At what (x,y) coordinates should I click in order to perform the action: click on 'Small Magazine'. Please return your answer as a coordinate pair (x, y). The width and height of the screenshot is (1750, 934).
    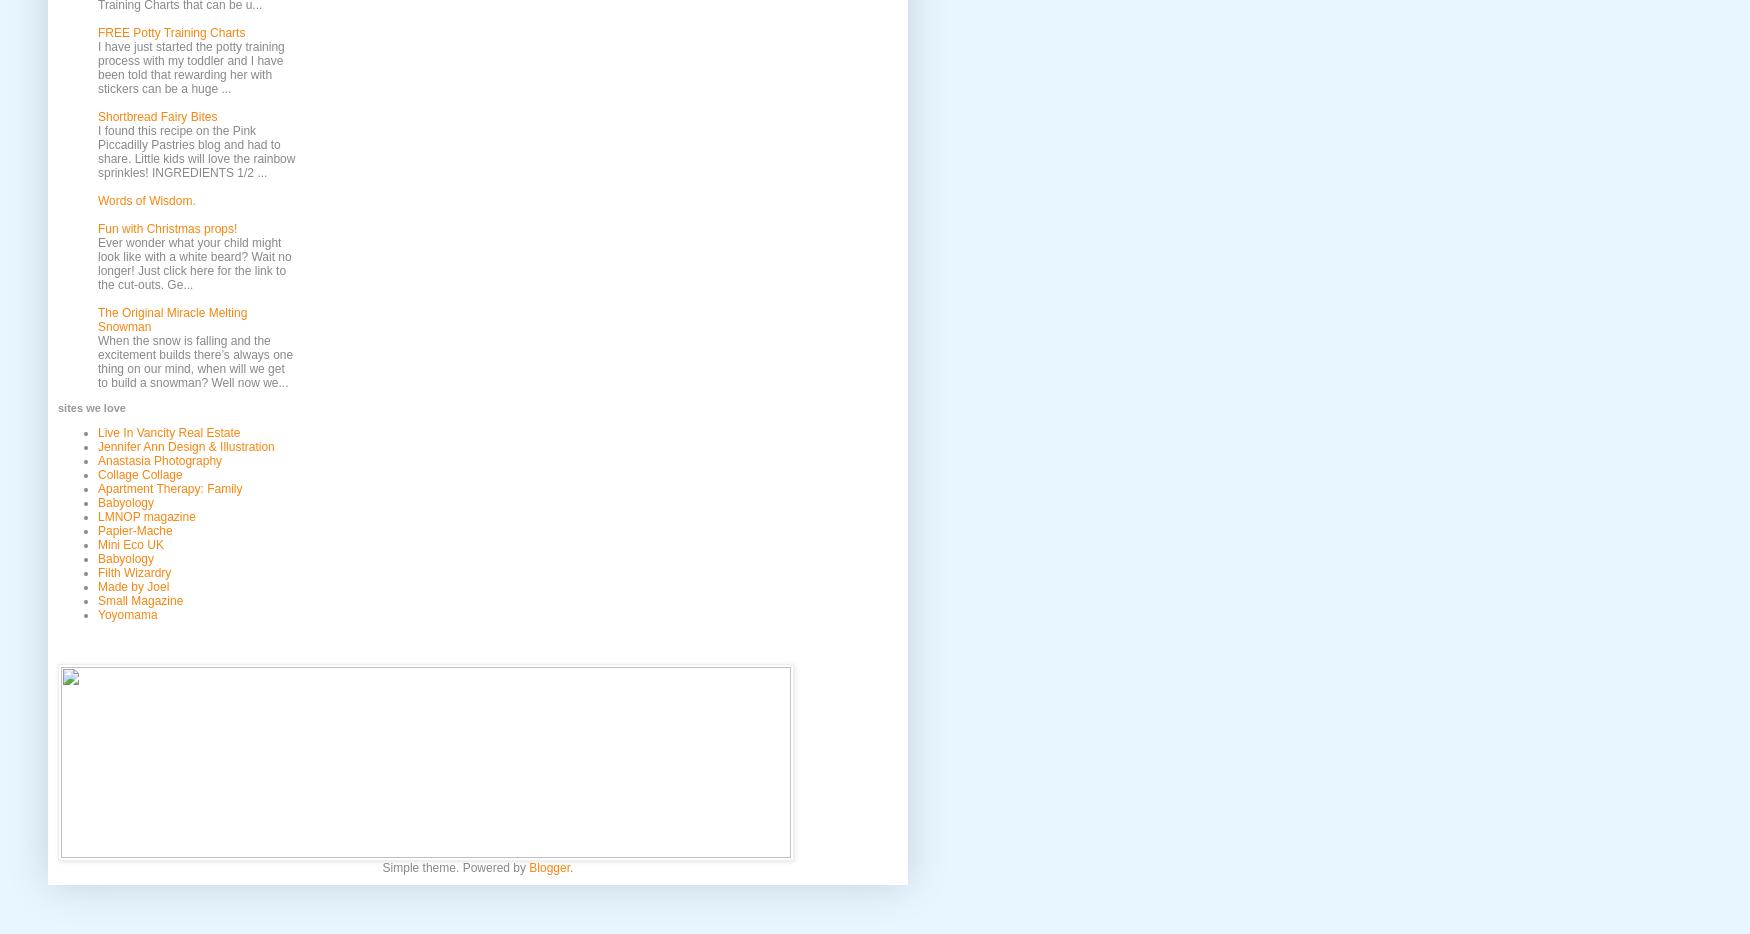
    Looking at the image, I should click on (139, 599).